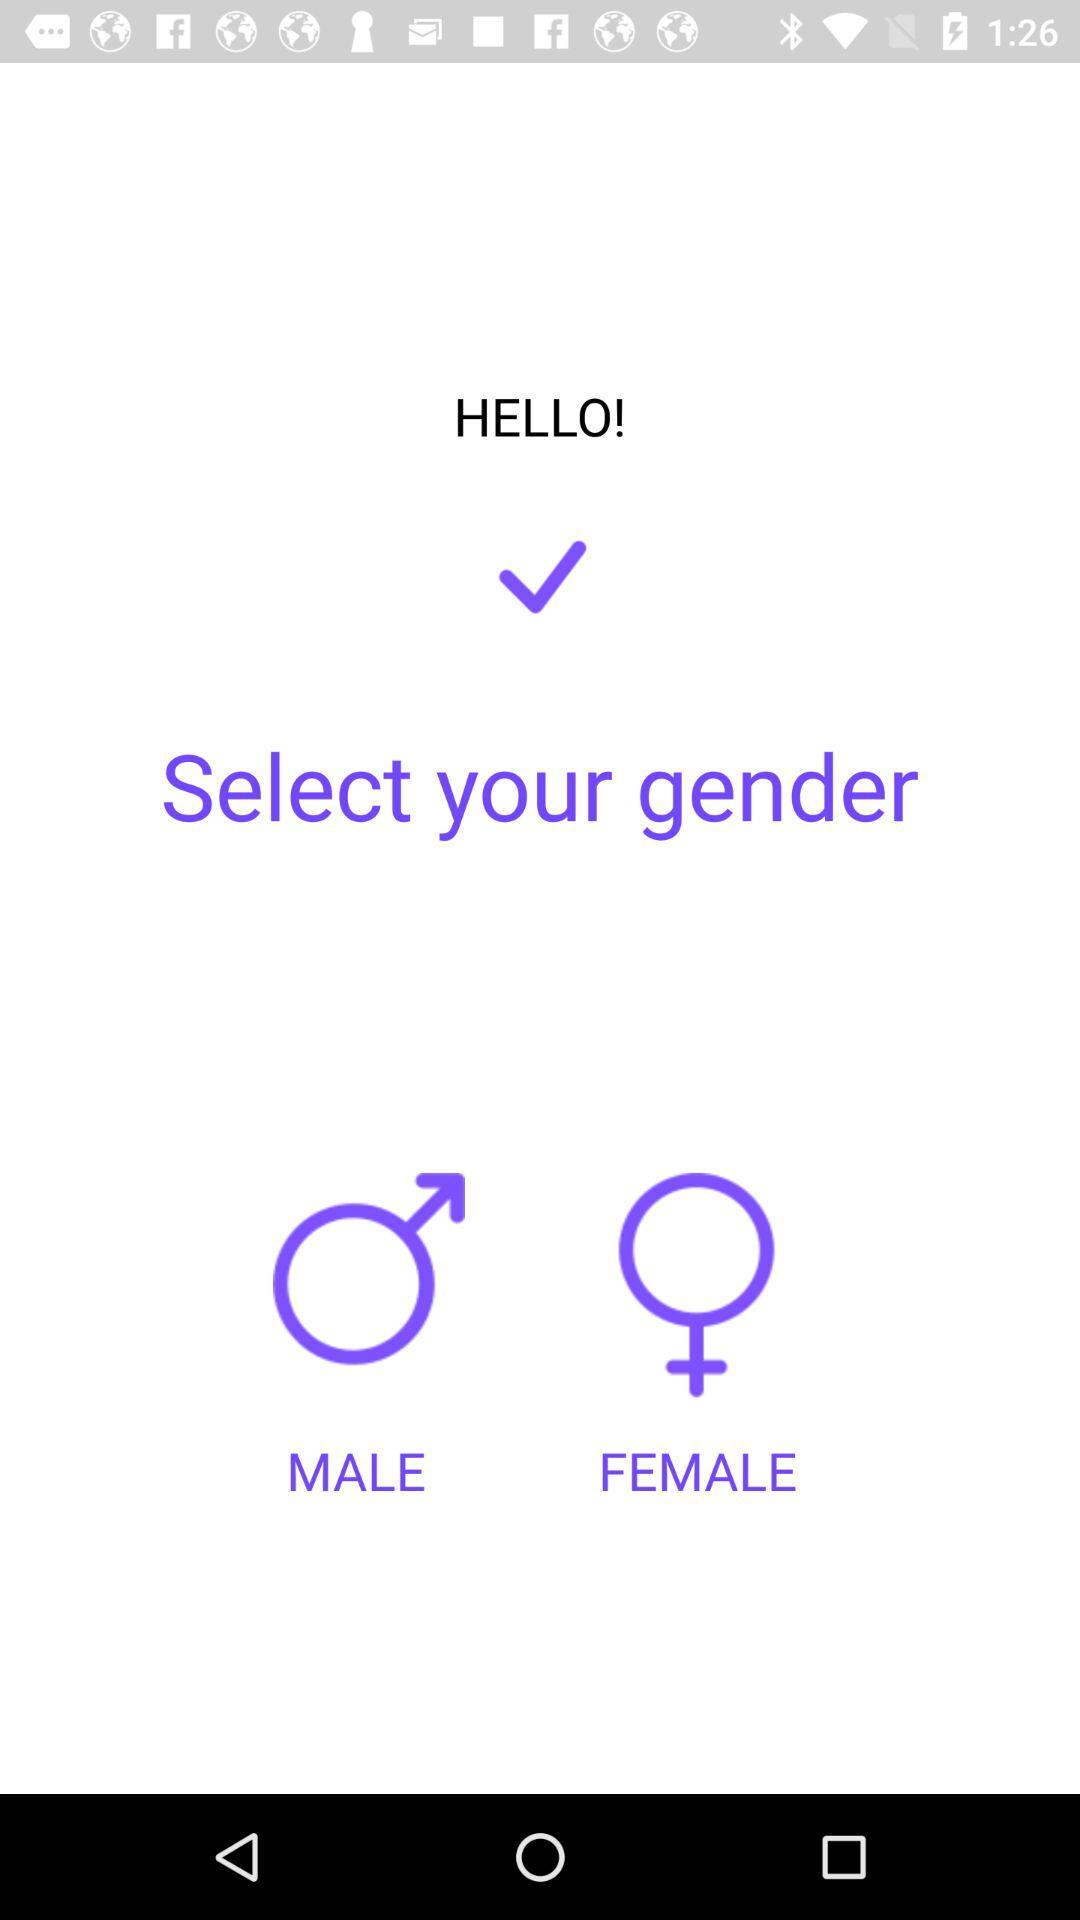 The image size is (1080, 1920). Describe the element at coordinates (375, 1304) in the screenshot. I see `the item below select your gender icon` at that location.